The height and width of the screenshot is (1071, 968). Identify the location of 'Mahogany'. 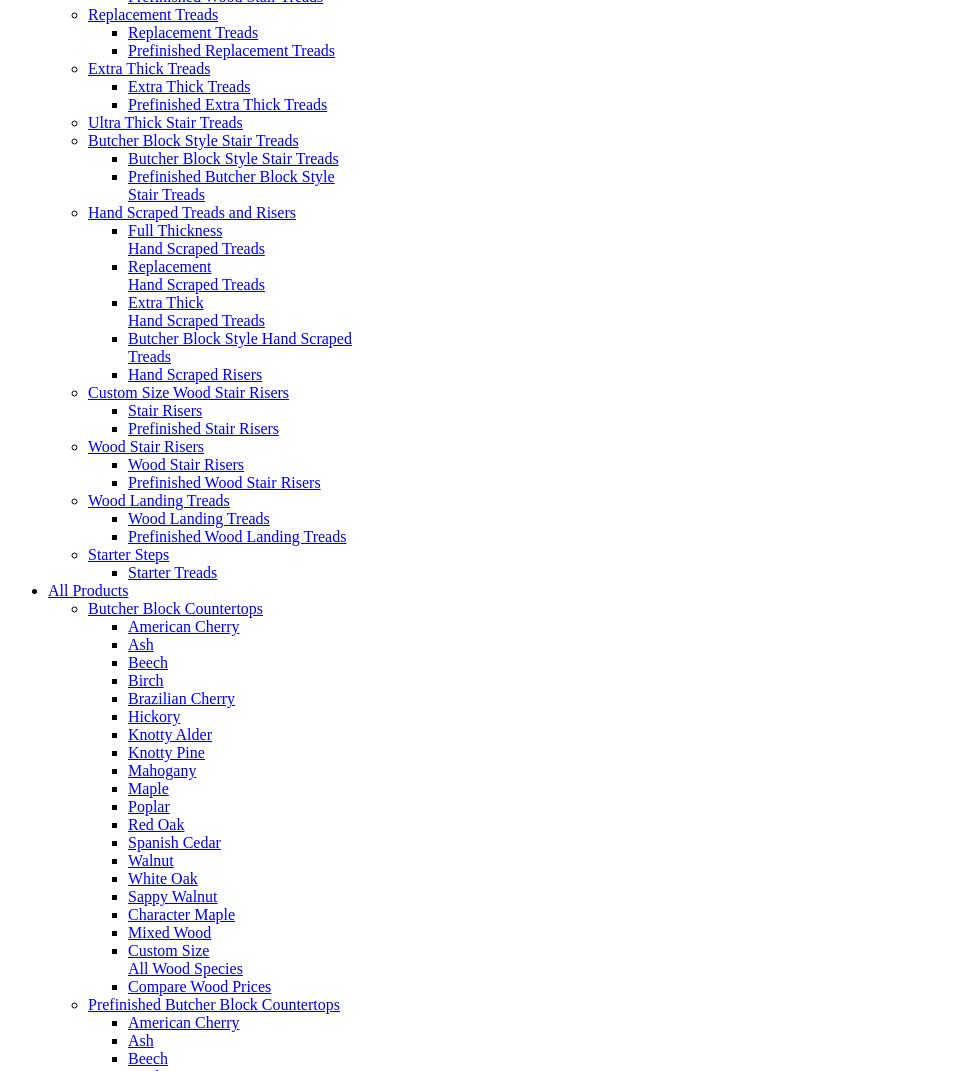
(162, 769).